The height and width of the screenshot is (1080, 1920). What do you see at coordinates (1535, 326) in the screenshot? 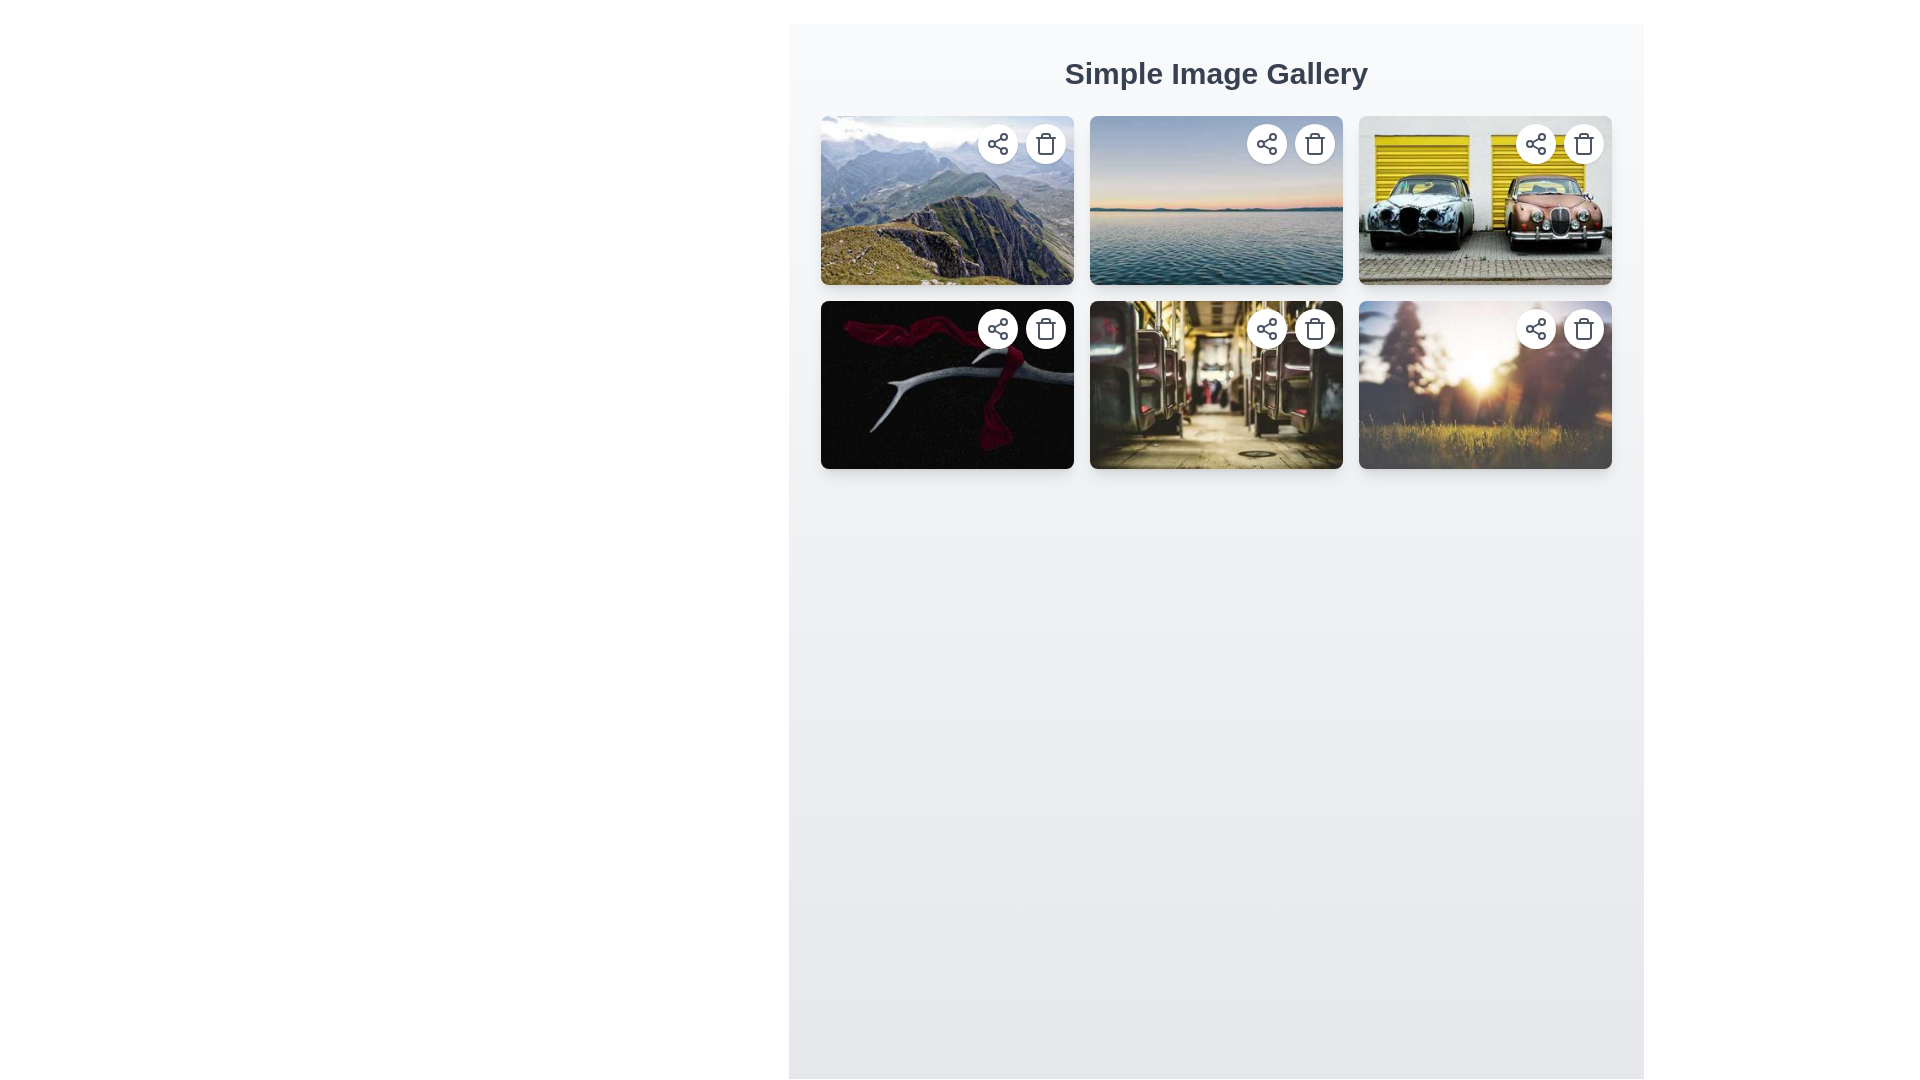
I see `the share icon button, which is a graphical representation of connected nodes located in the top-right corner of an image card` at bounding box center [1535, 326].